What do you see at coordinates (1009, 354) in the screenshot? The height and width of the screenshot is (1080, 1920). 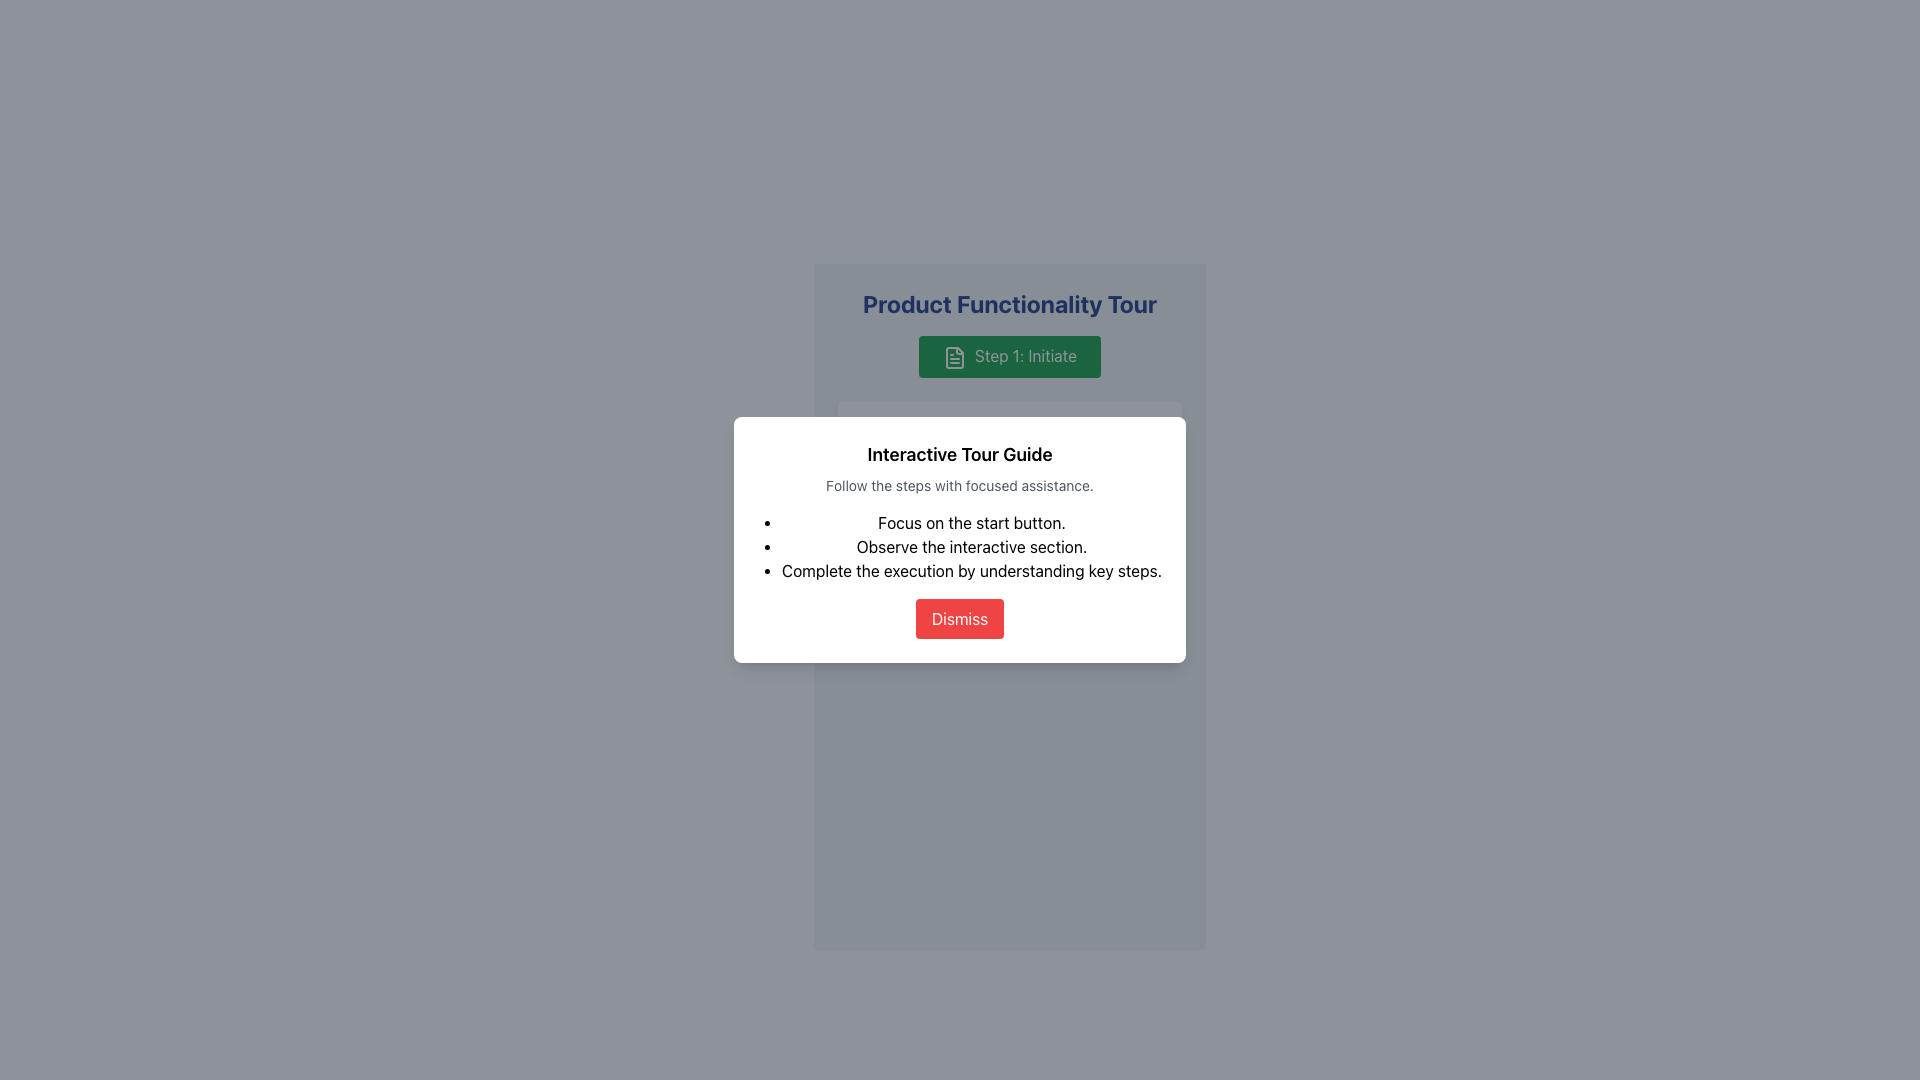 I see `the button labeled 'Product Functionality Tour' to initiate the first step of the process` at bounding box center [1009, 354].